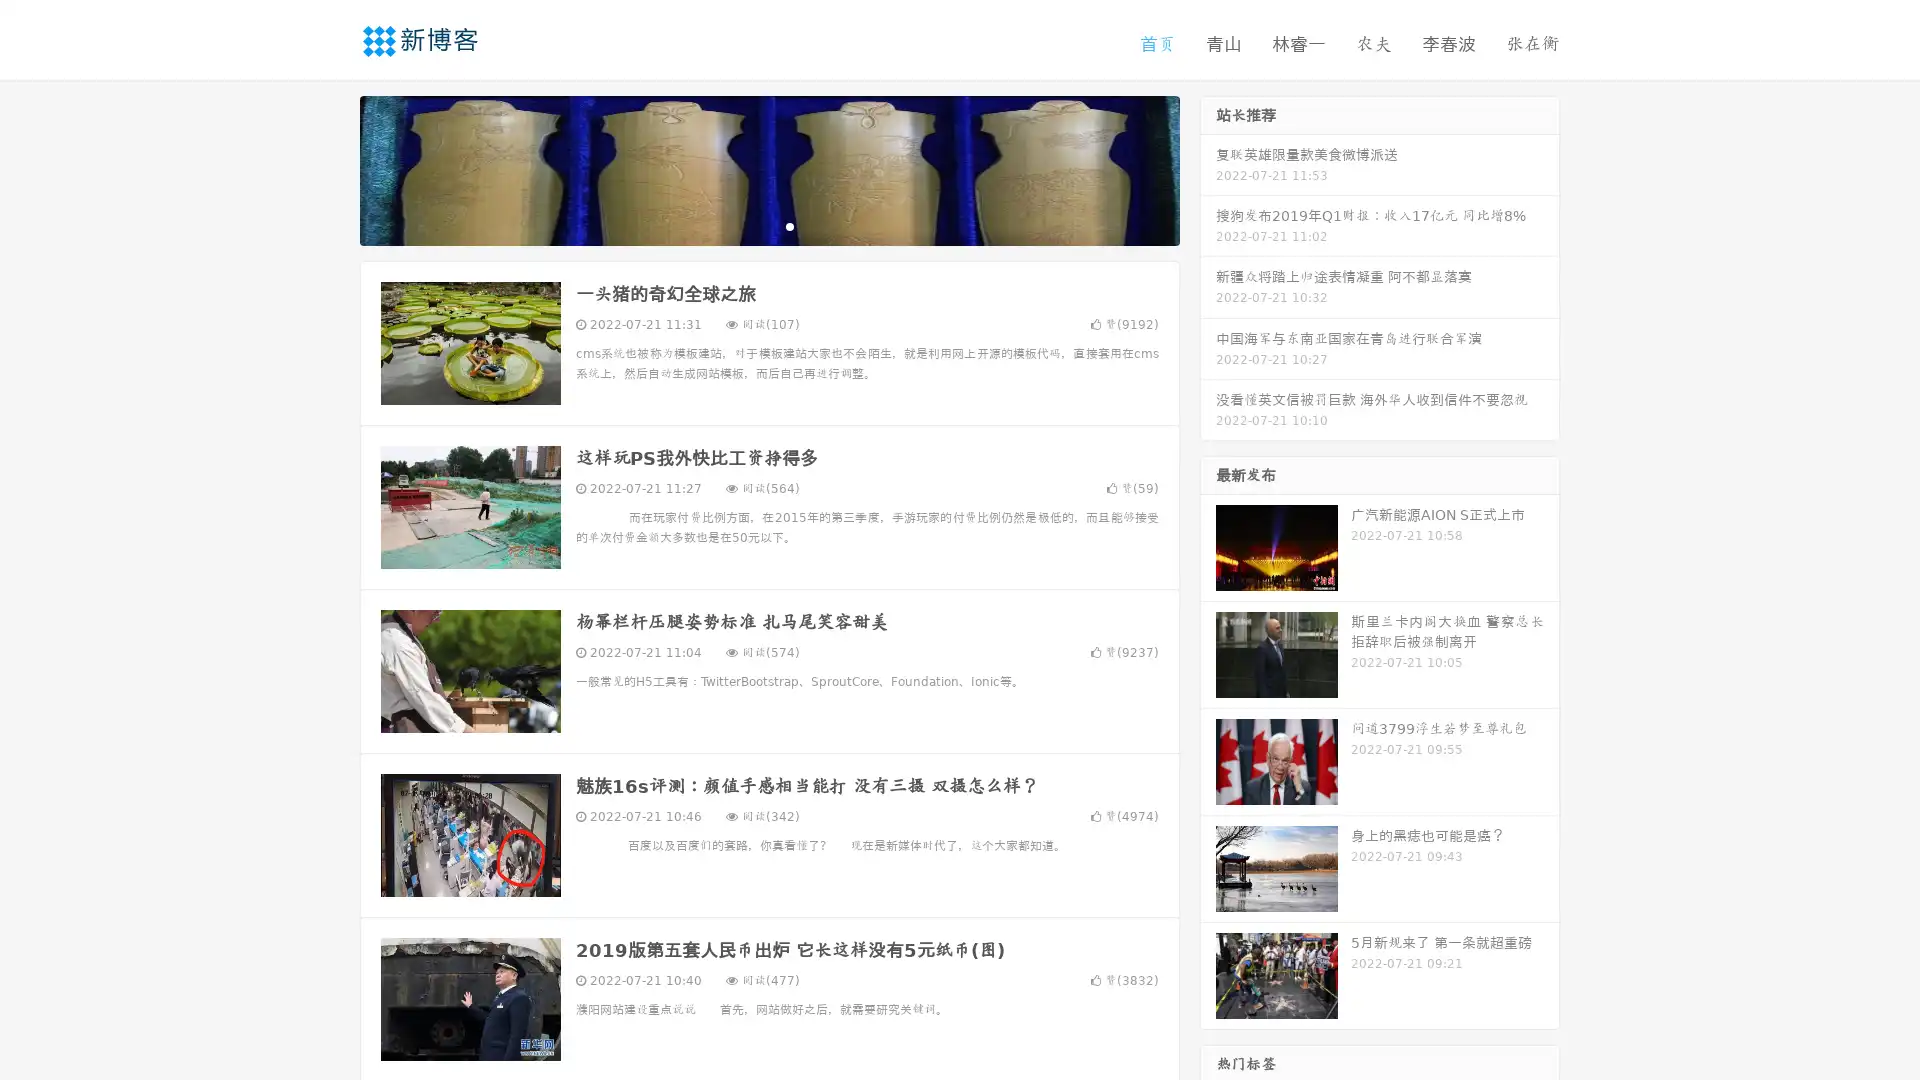 This screenshot has width=1920, height=1080. What do you see at coordinates (789, 225) in the screenshot?
I see `Go to slide 3` at bounding box center [789, 225].